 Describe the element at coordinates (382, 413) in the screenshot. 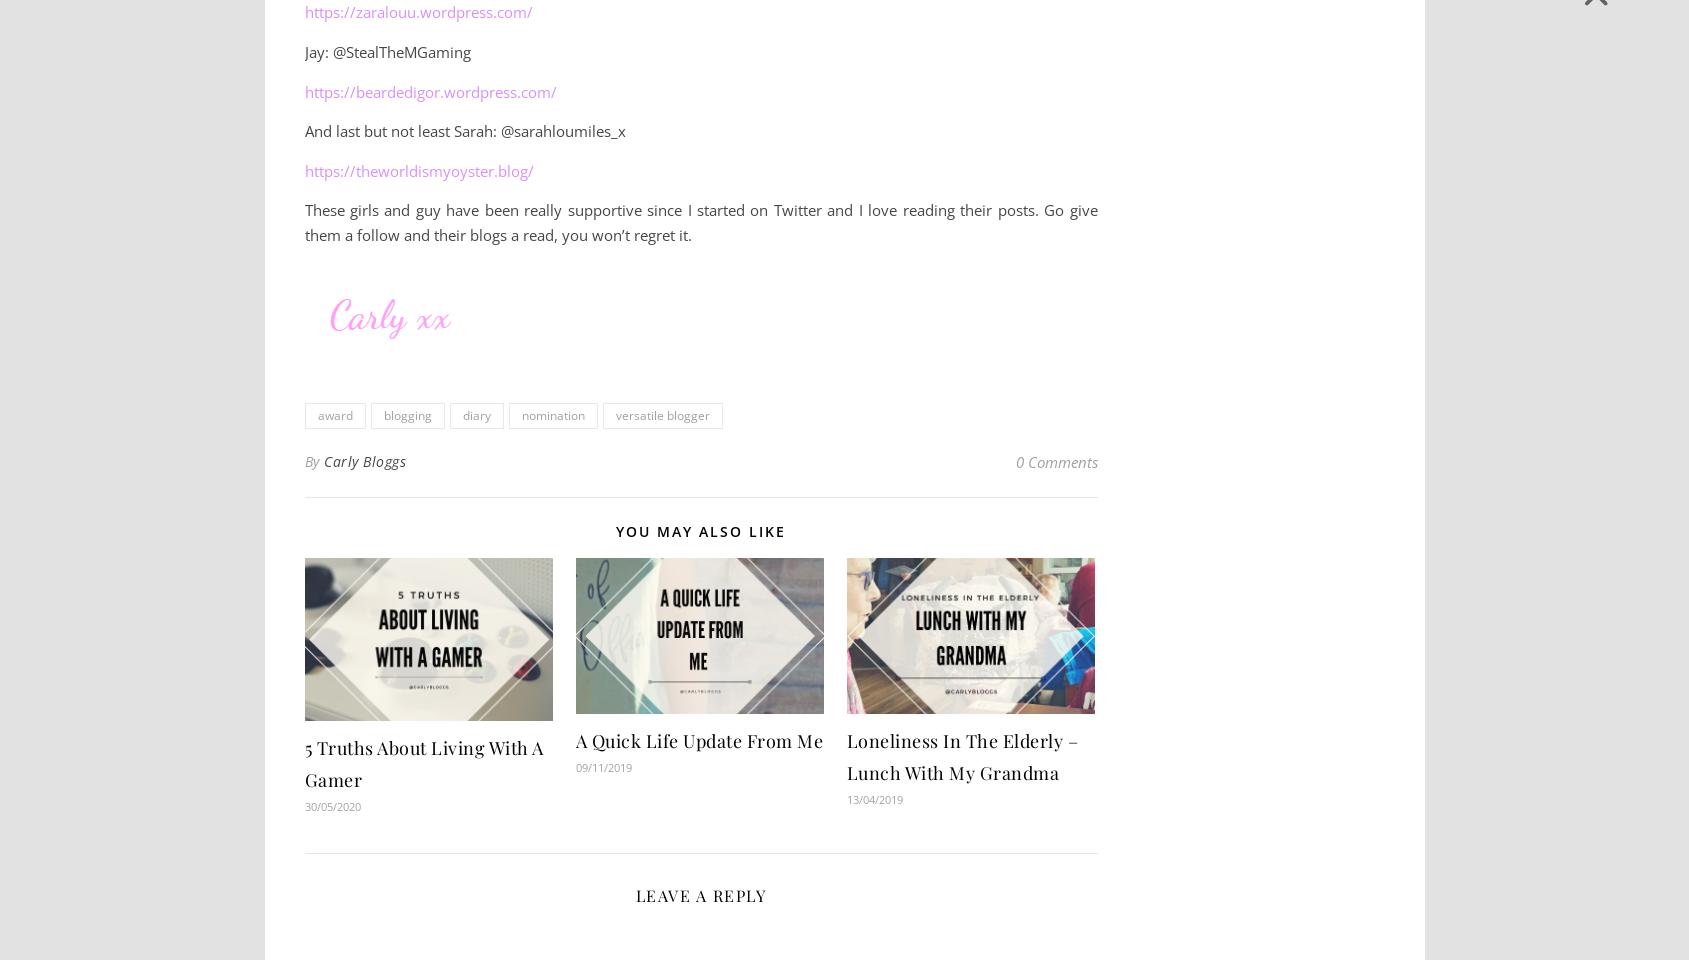

I see `'blogging'` at that location.